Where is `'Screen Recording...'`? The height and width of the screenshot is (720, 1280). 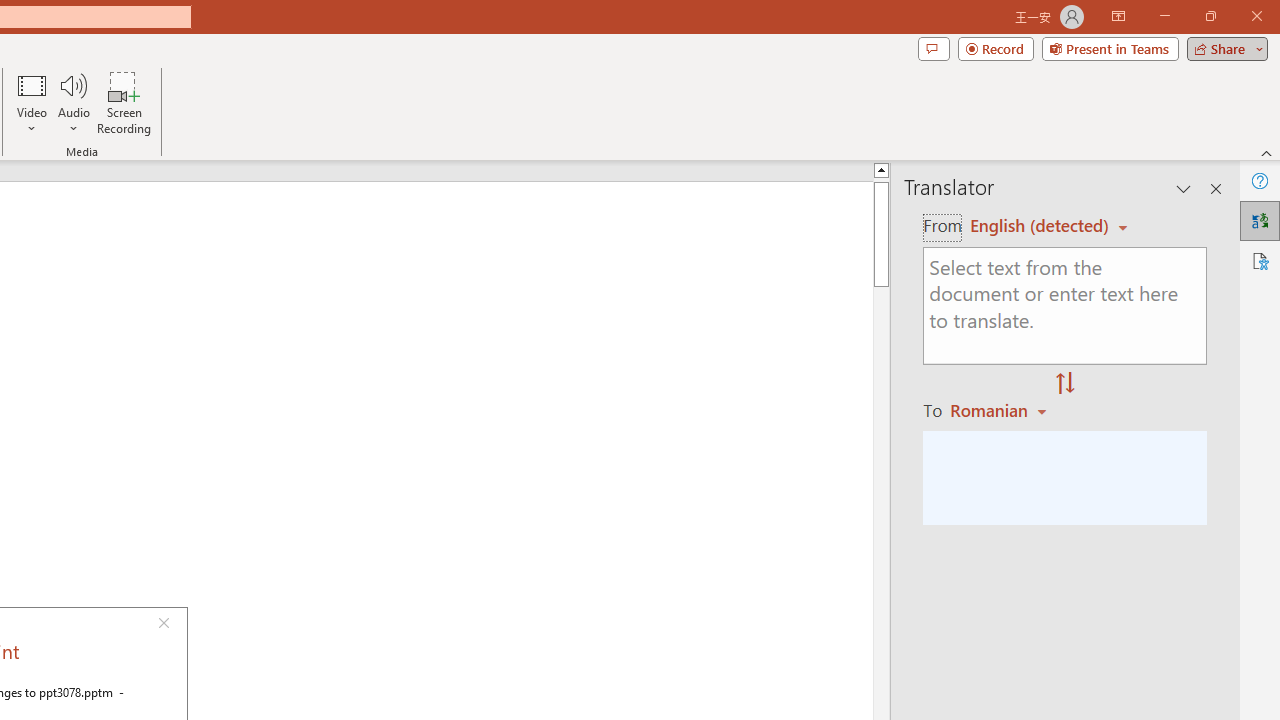 'Screen Recording...' is located at coordinates (123, 103).